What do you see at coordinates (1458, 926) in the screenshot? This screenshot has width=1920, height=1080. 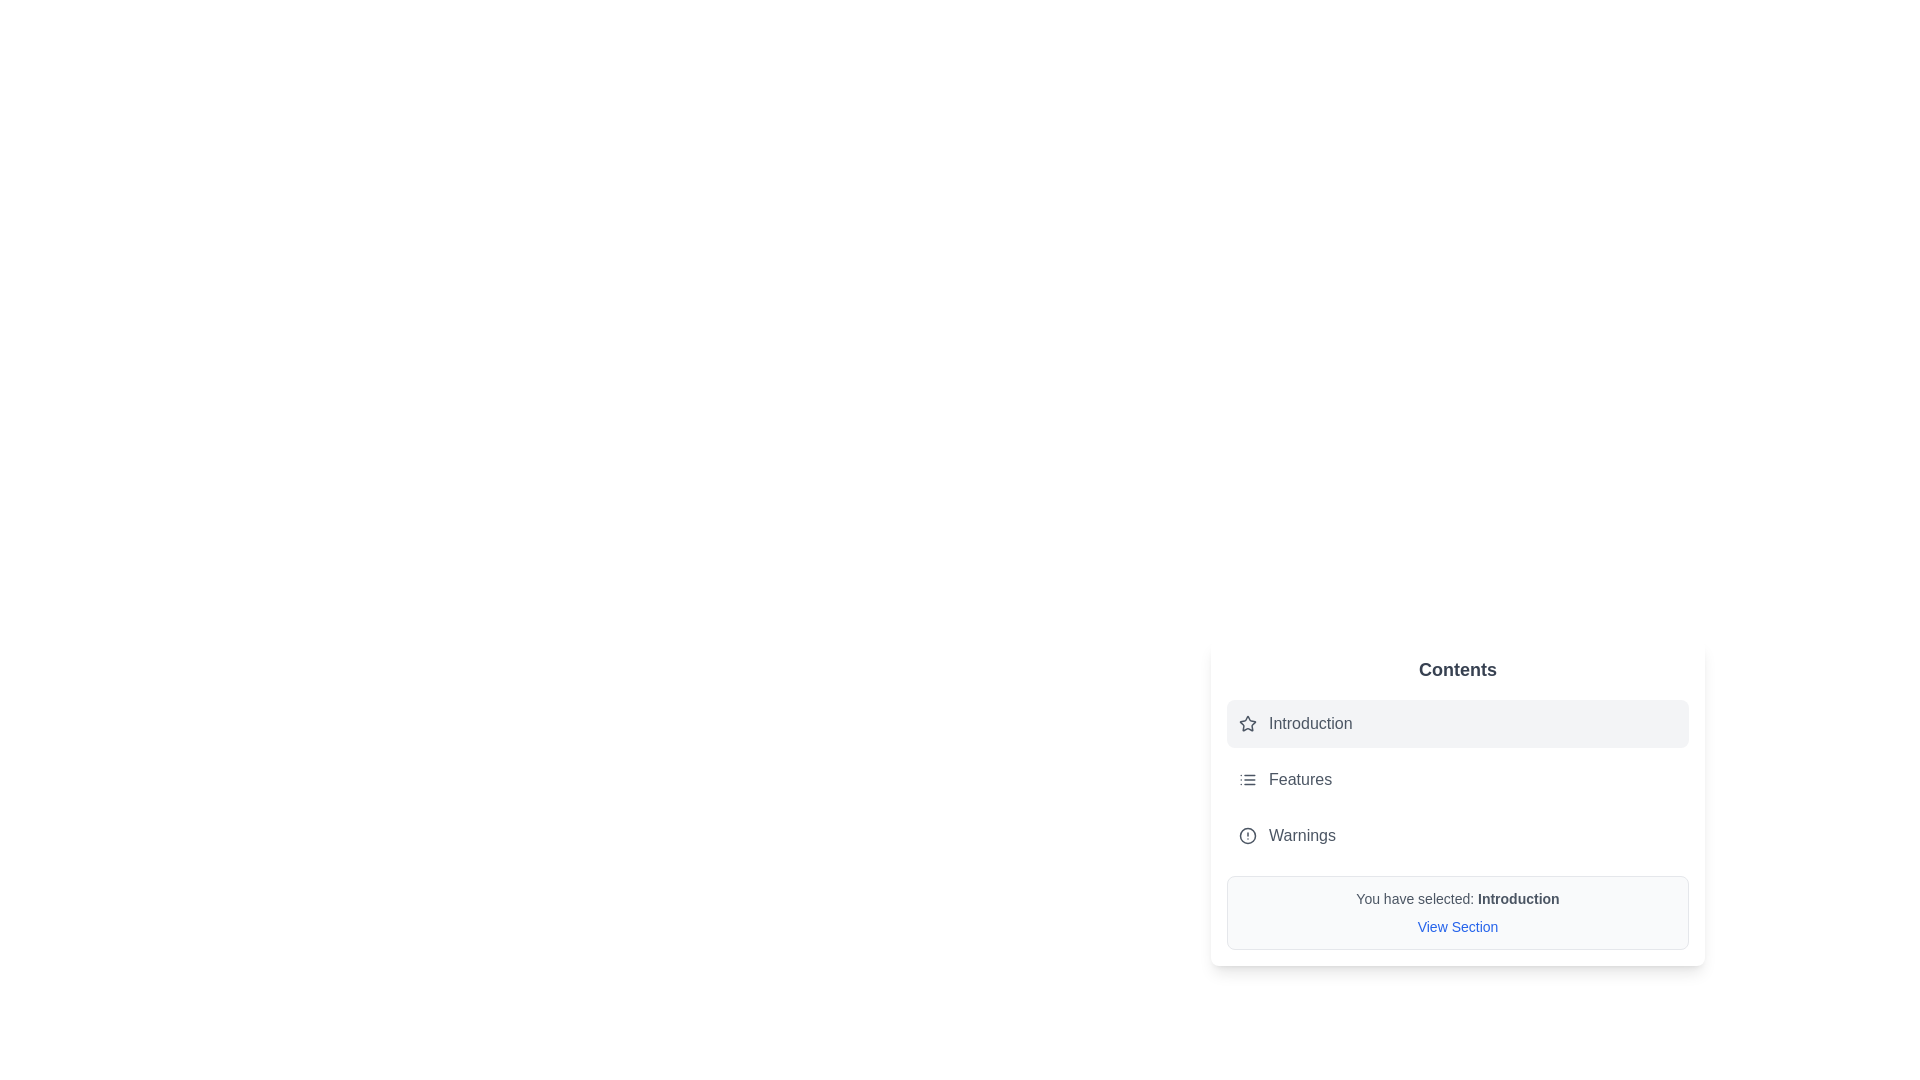 I see `the 'View Section' hyperlink located within the gray background box beneath the 'Contents' section` at bounding box center [1458, 926].